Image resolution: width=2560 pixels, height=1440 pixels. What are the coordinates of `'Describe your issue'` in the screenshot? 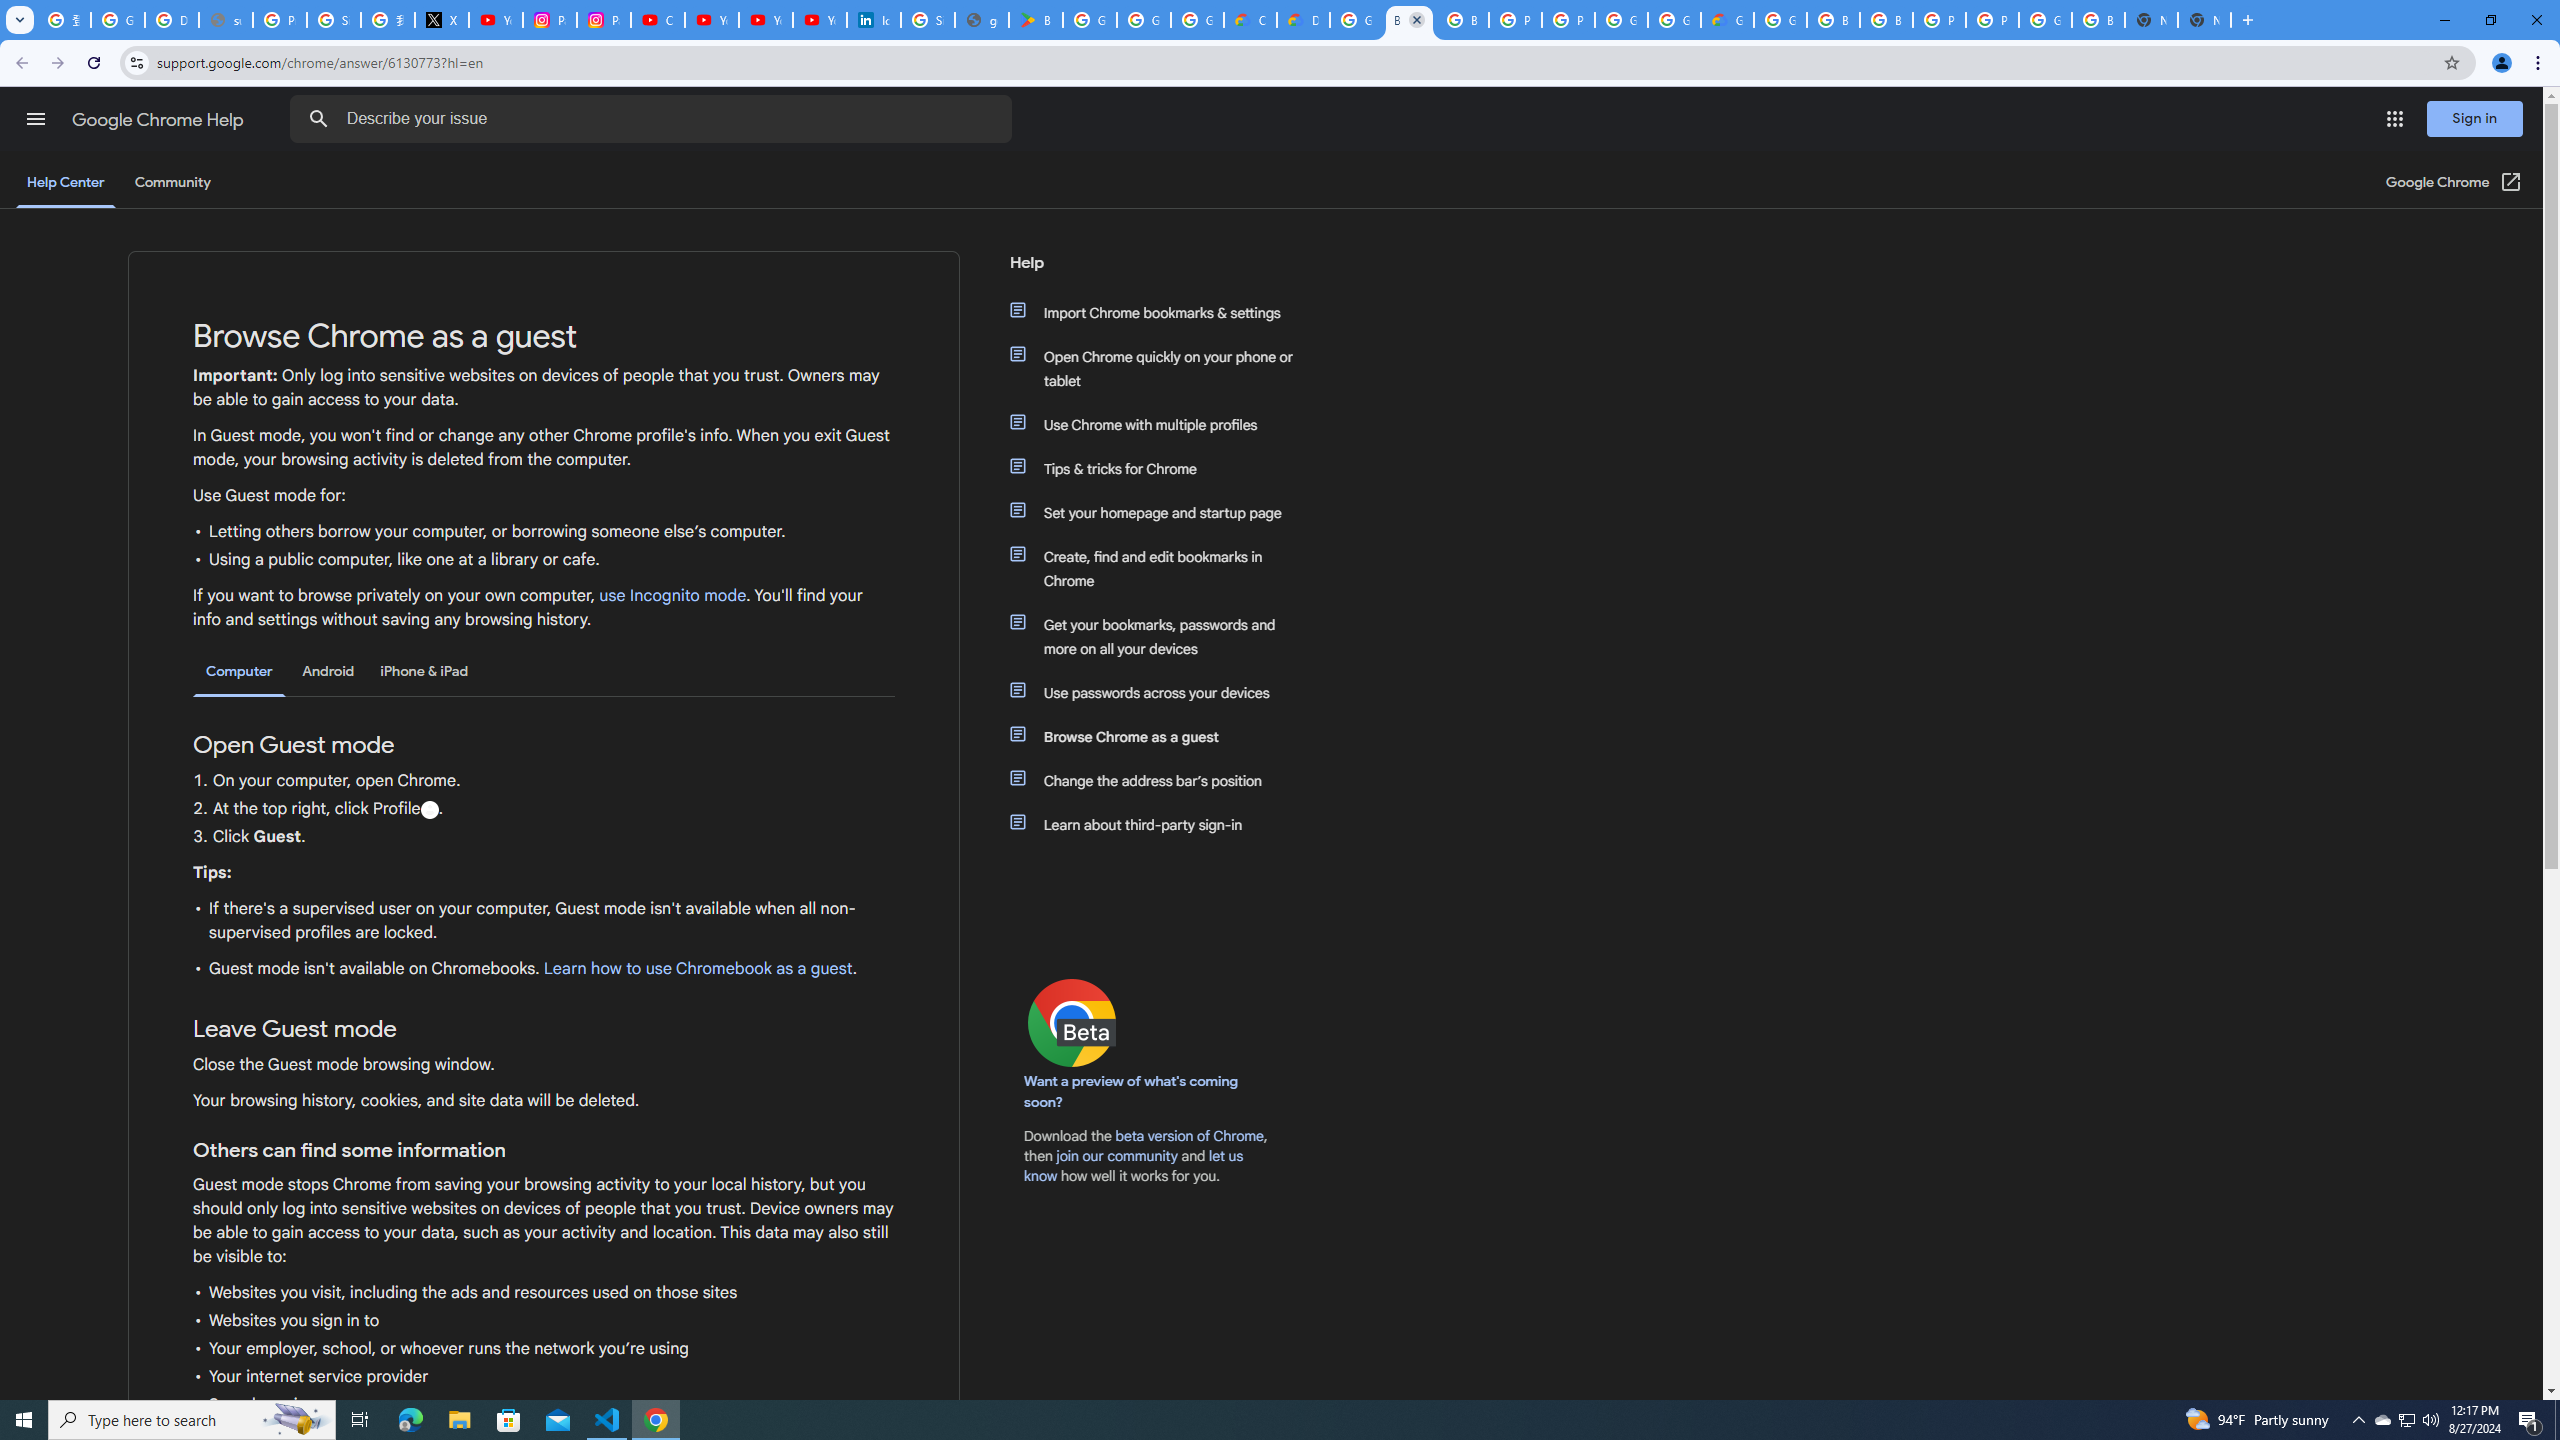 It's located at (653, 118).